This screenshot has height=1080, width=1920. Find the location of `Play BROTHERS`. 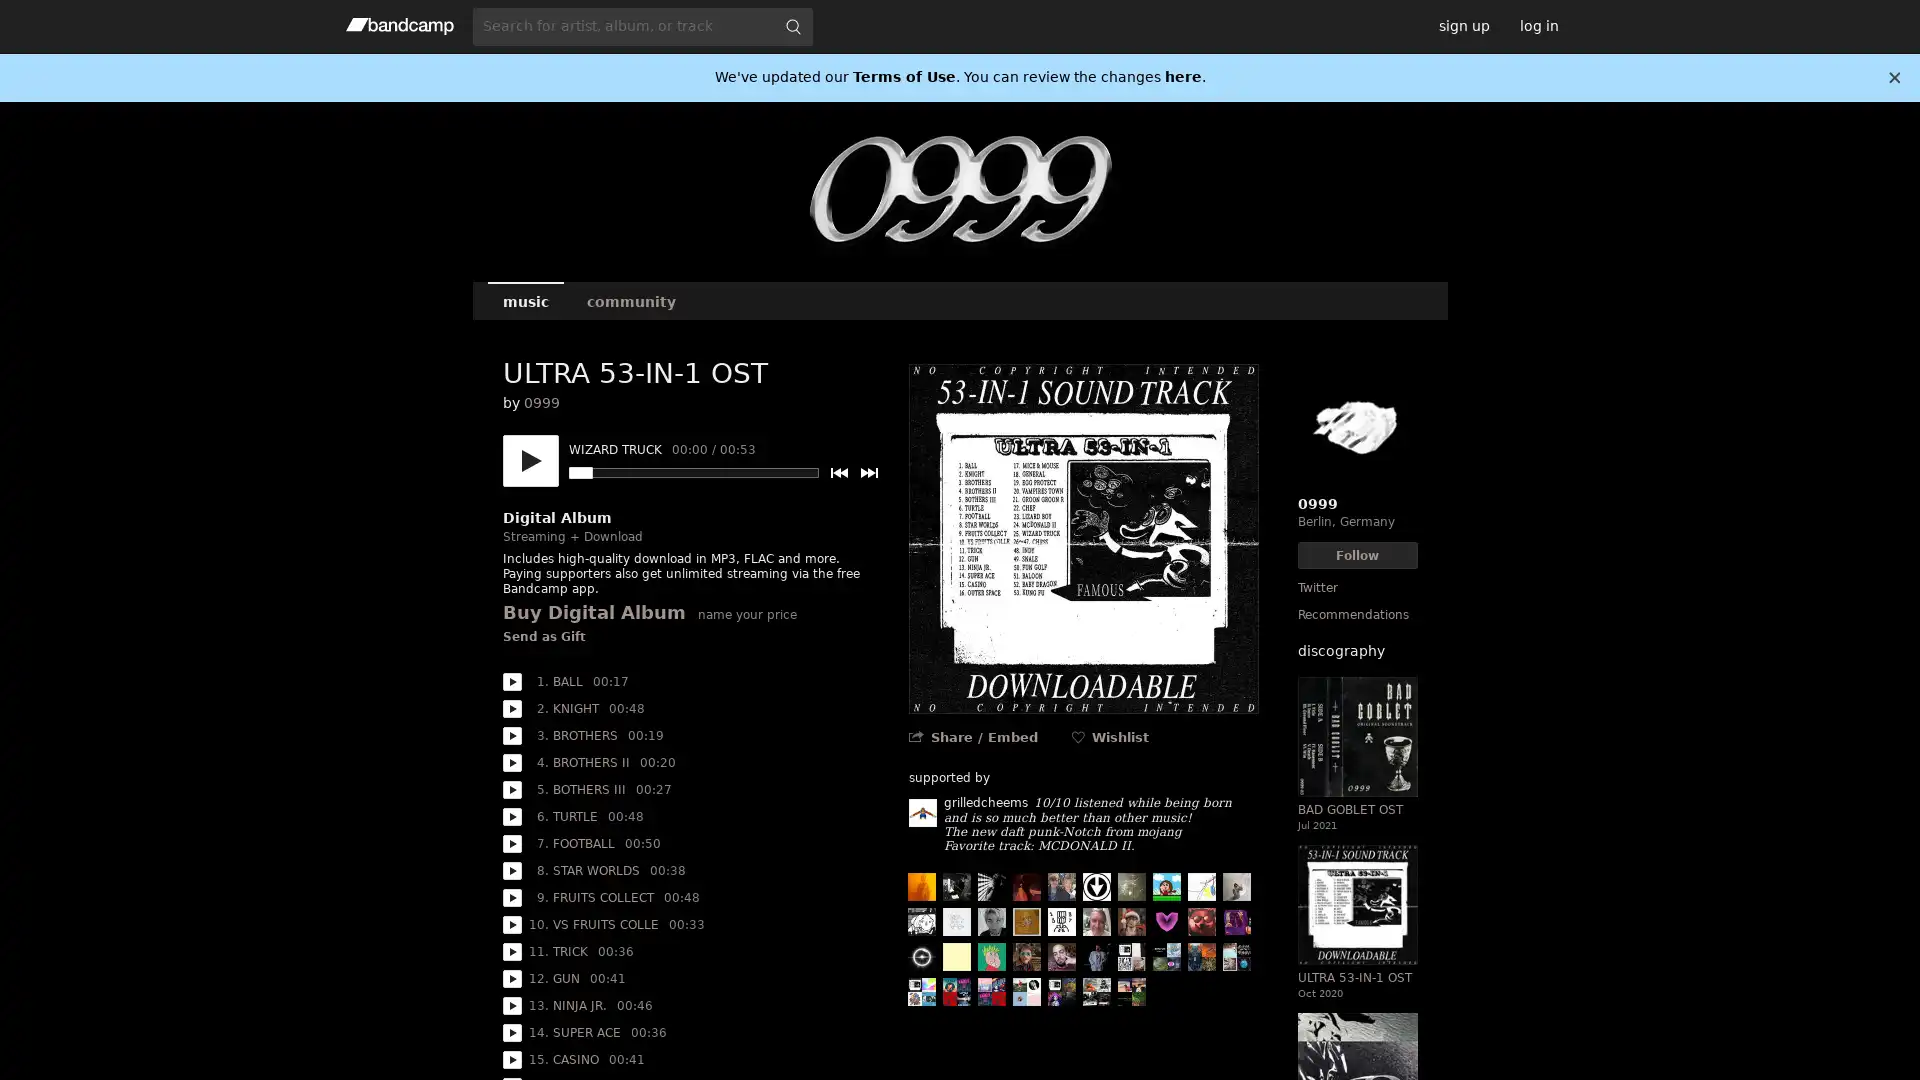

Play BROTHERS is located at coordinates (511, 736).